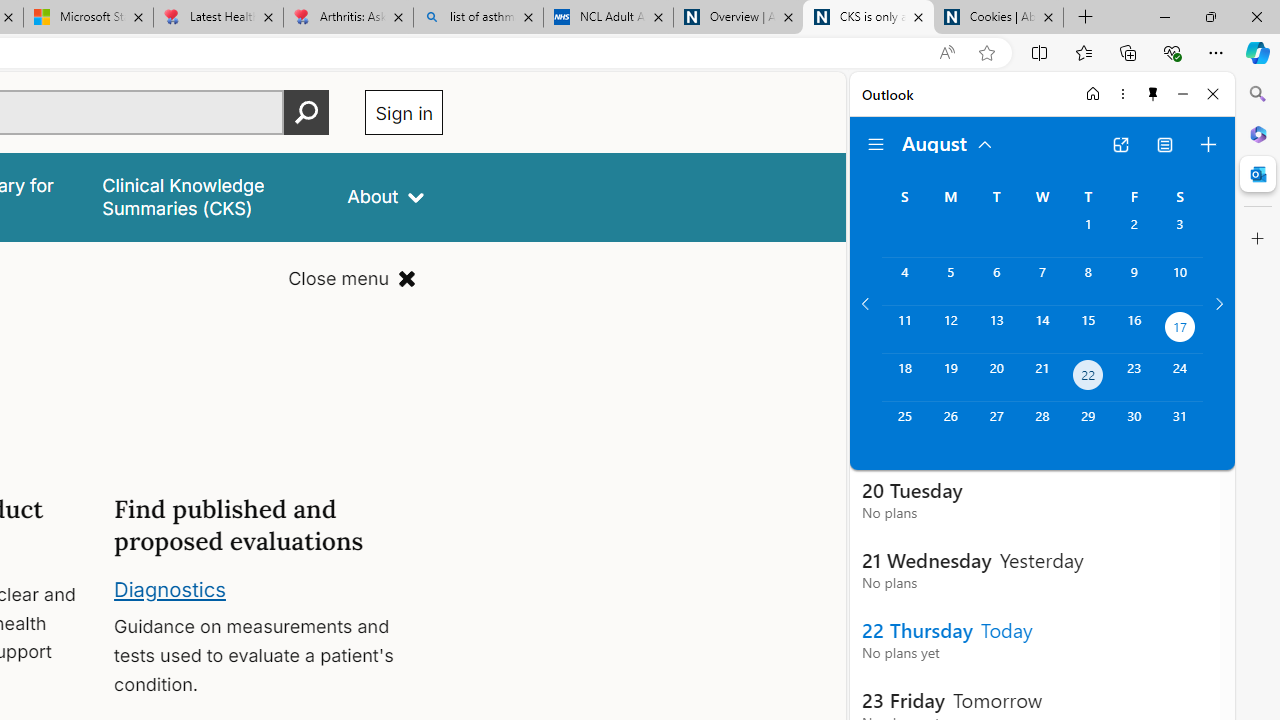 Image resolution: width=1280 pixels, height=720 pixels. What do you see at coordinates (1134, 281) in the screenshot?
I see `'Friday, August 9, 2024. '` at bounding box center [1134, 281].